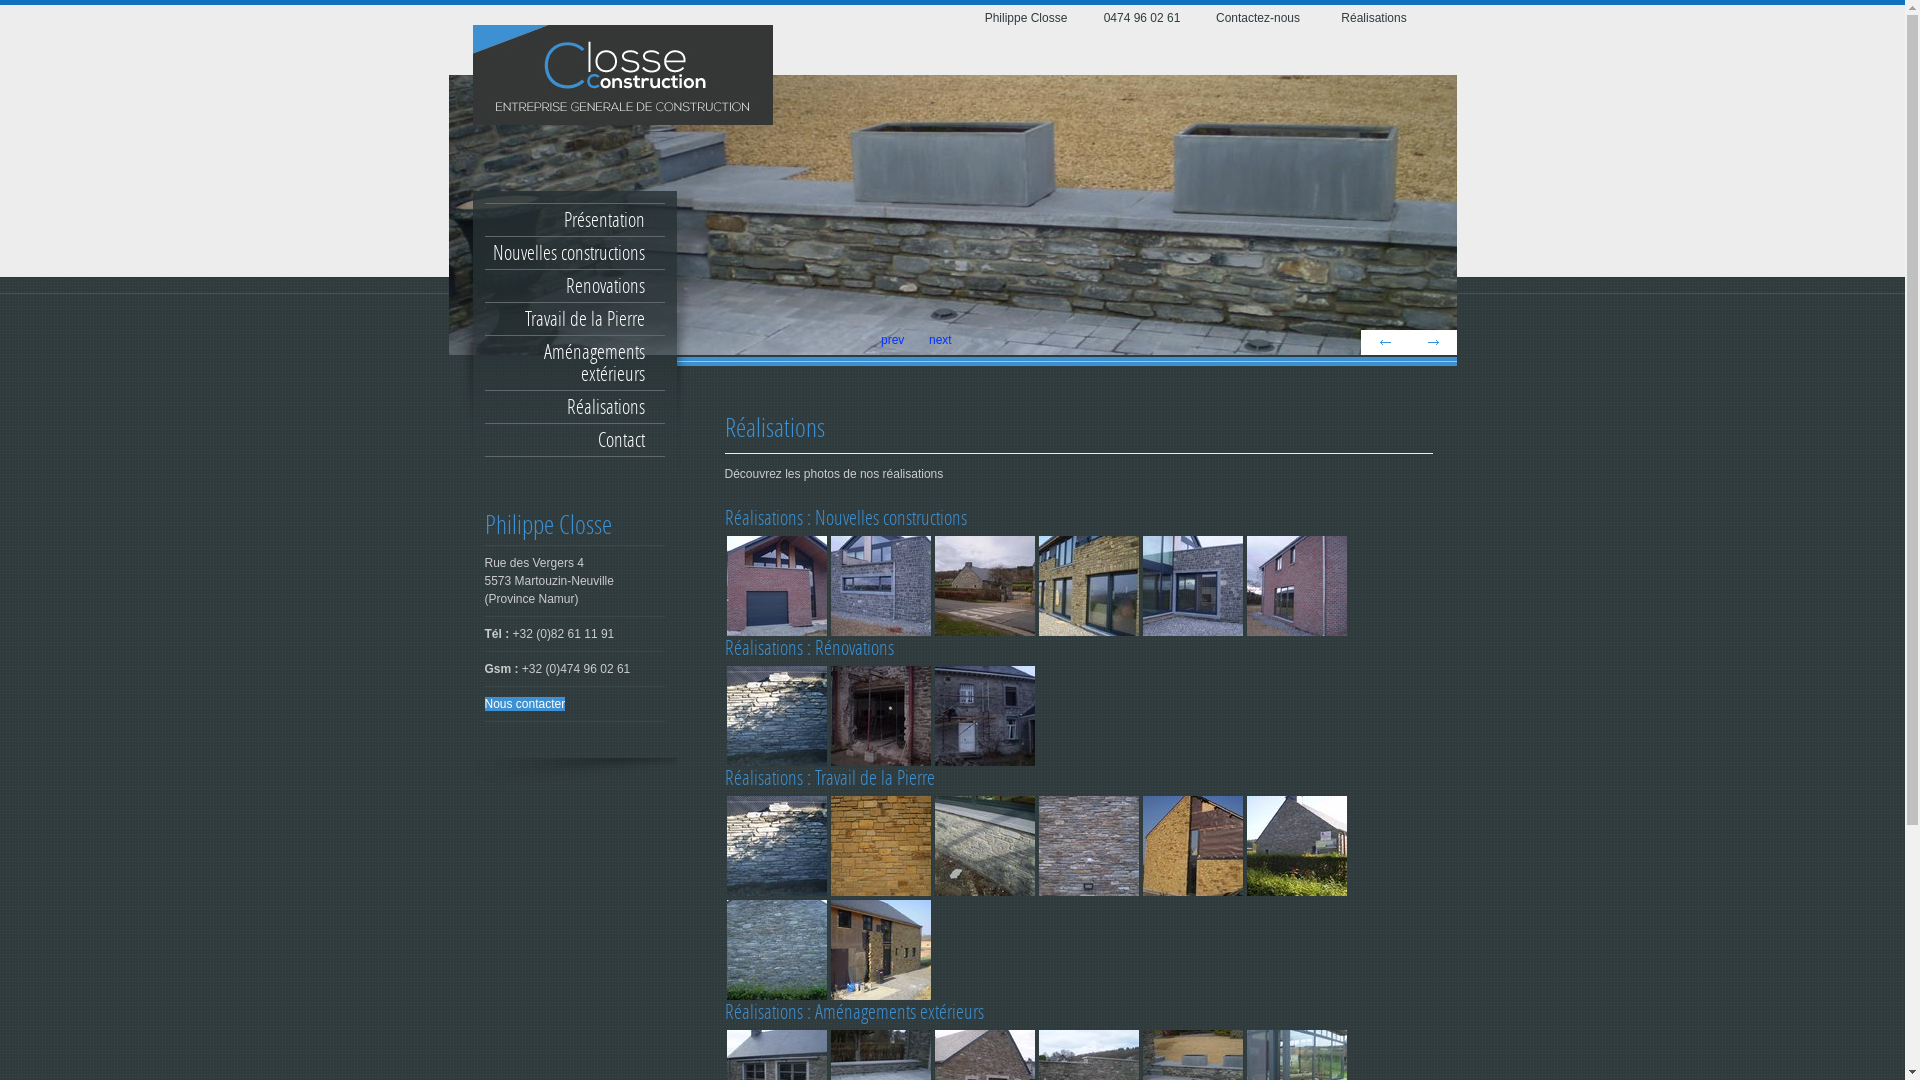 The height and width of the screenshot is (1080, 1920). What do you see at coordinates (1025, 18) in the screenshot?
I see `'Philippe Closse'` at bounding box center [1025, 18].